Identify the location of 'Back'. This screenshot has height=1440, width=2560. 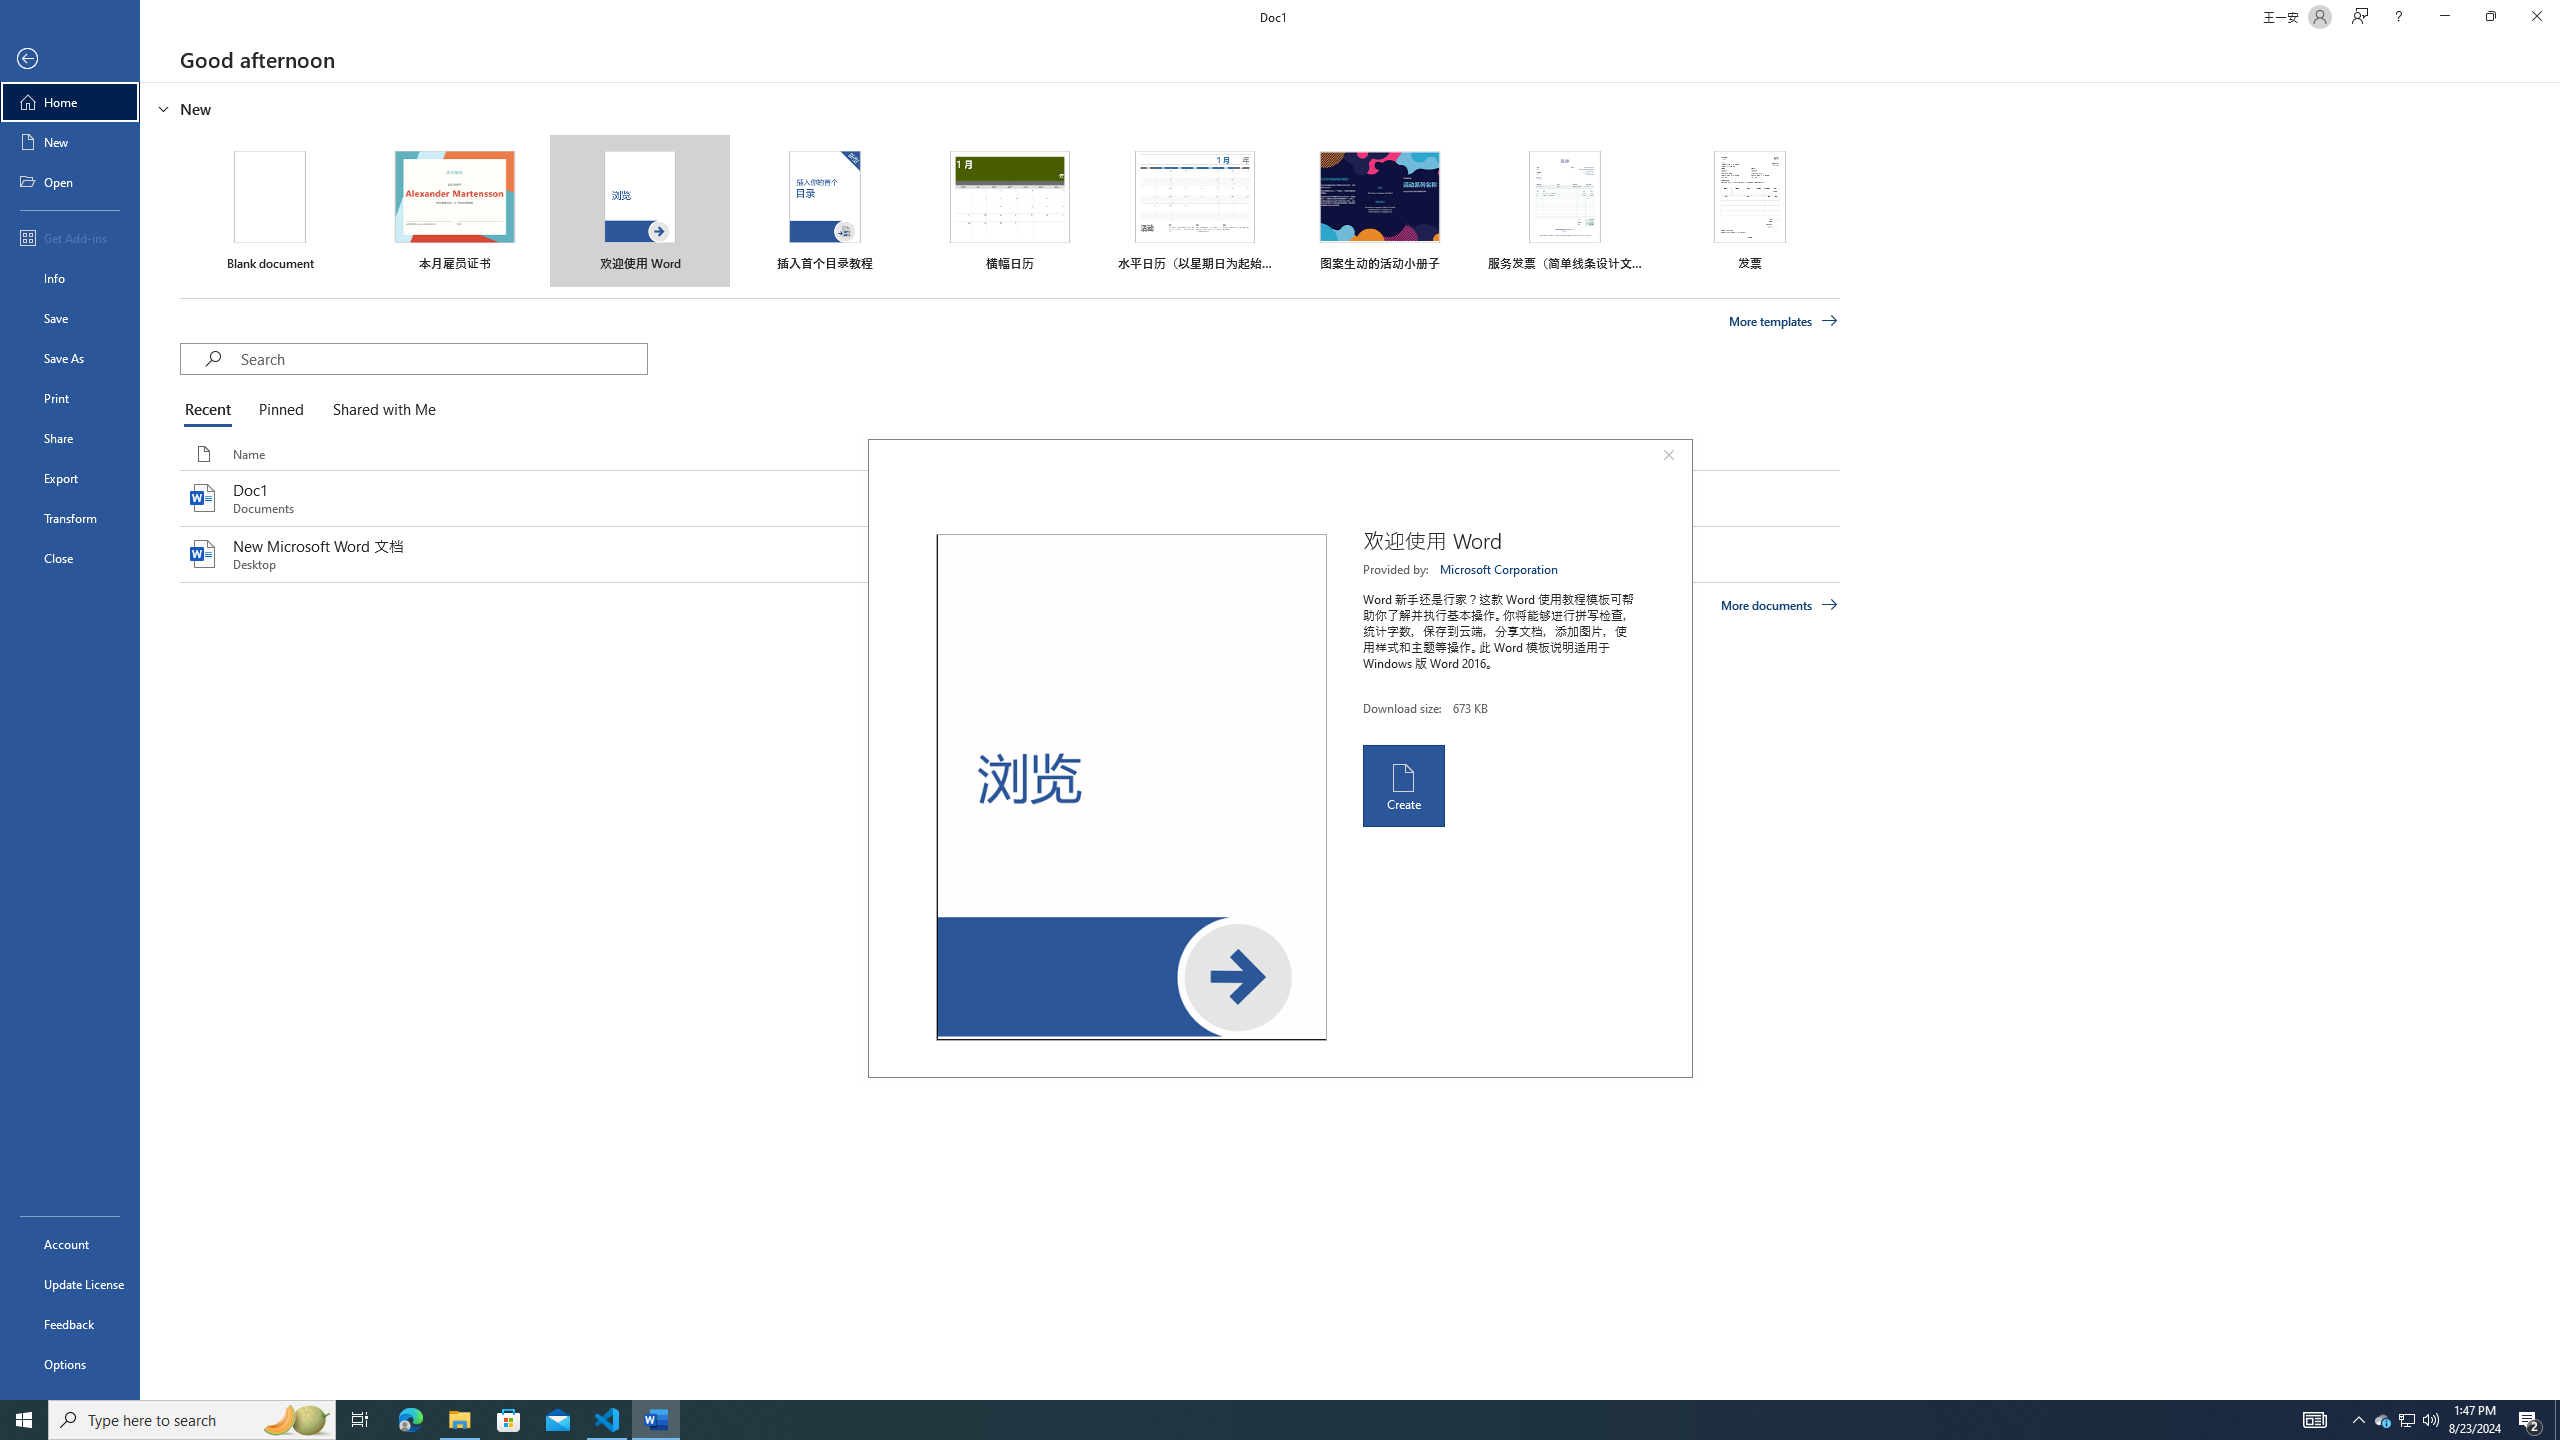
(69, 58).